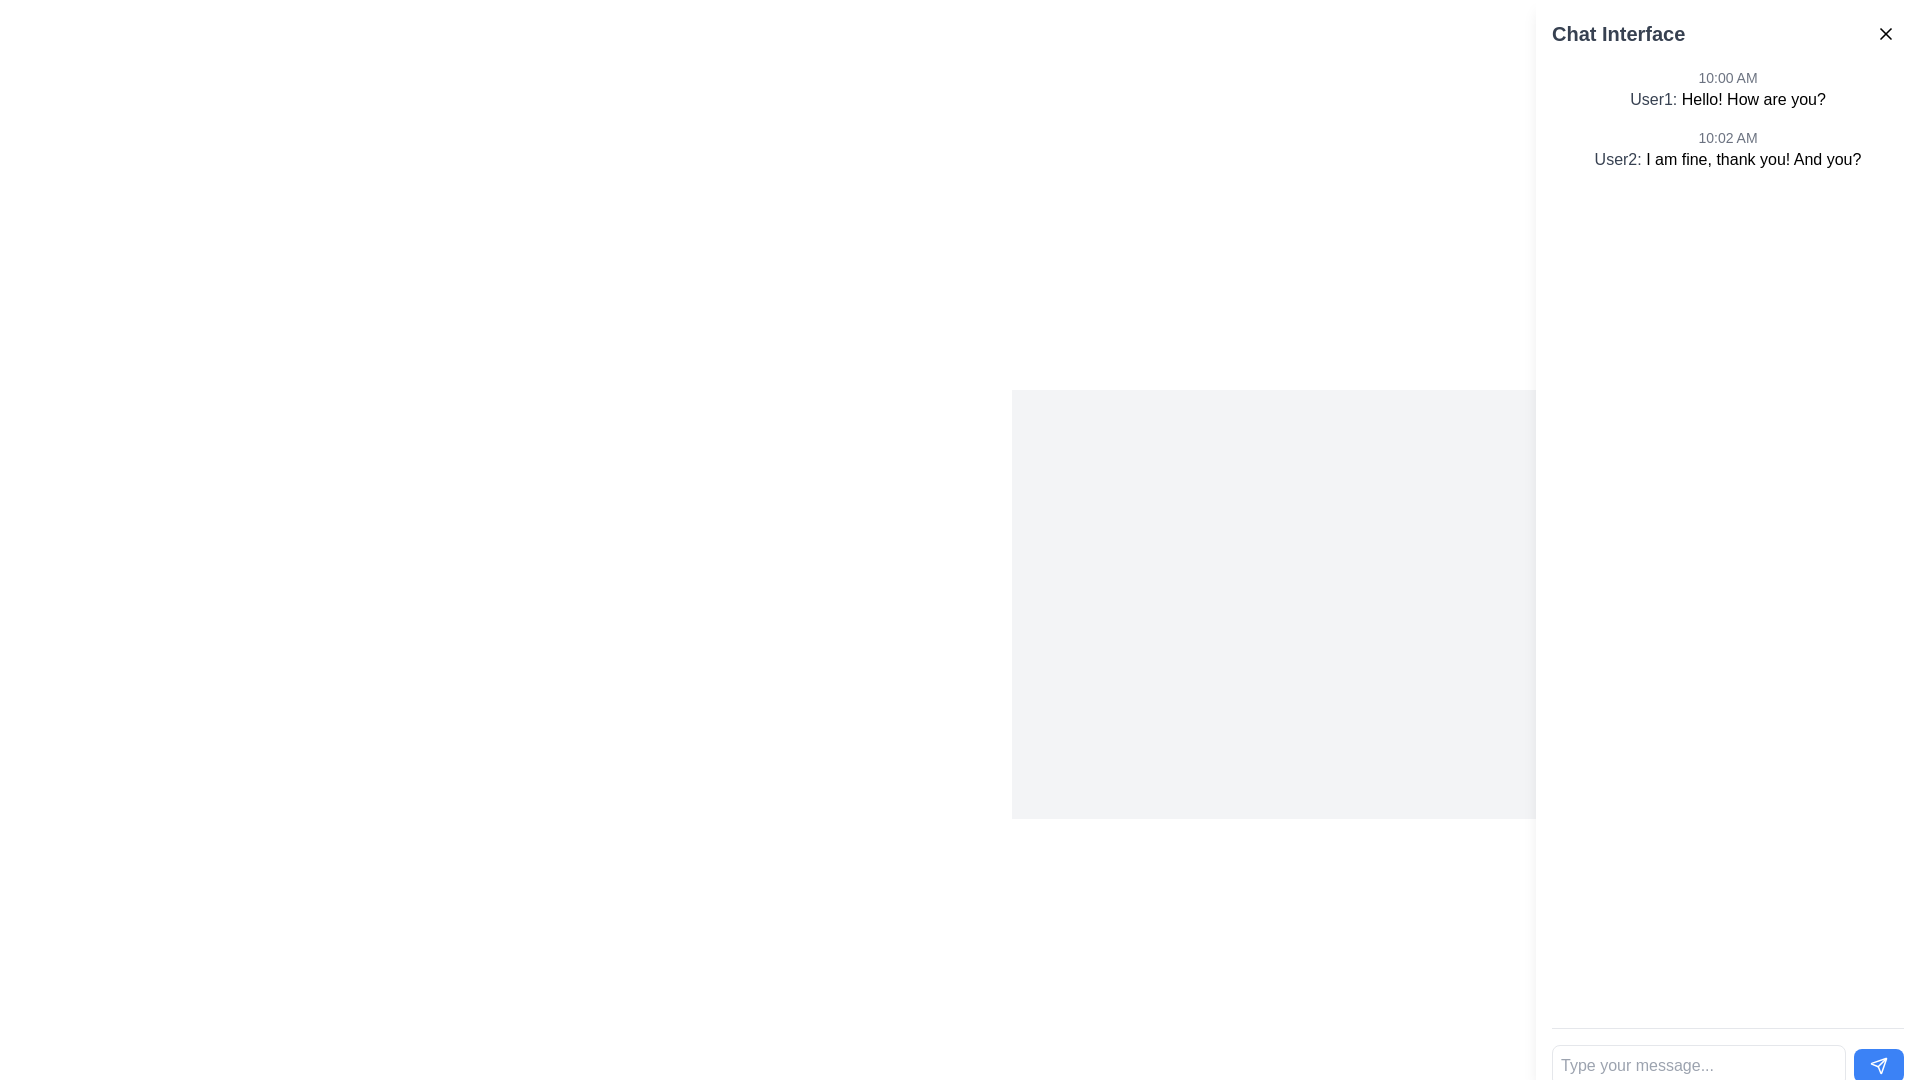 This screenshot has width=1920, height=1080. I want to click on the Text Label displaying the time '10:00 AM', which is styled in gray and positioned above the user message content in the chat interface, so click(1727, 76).